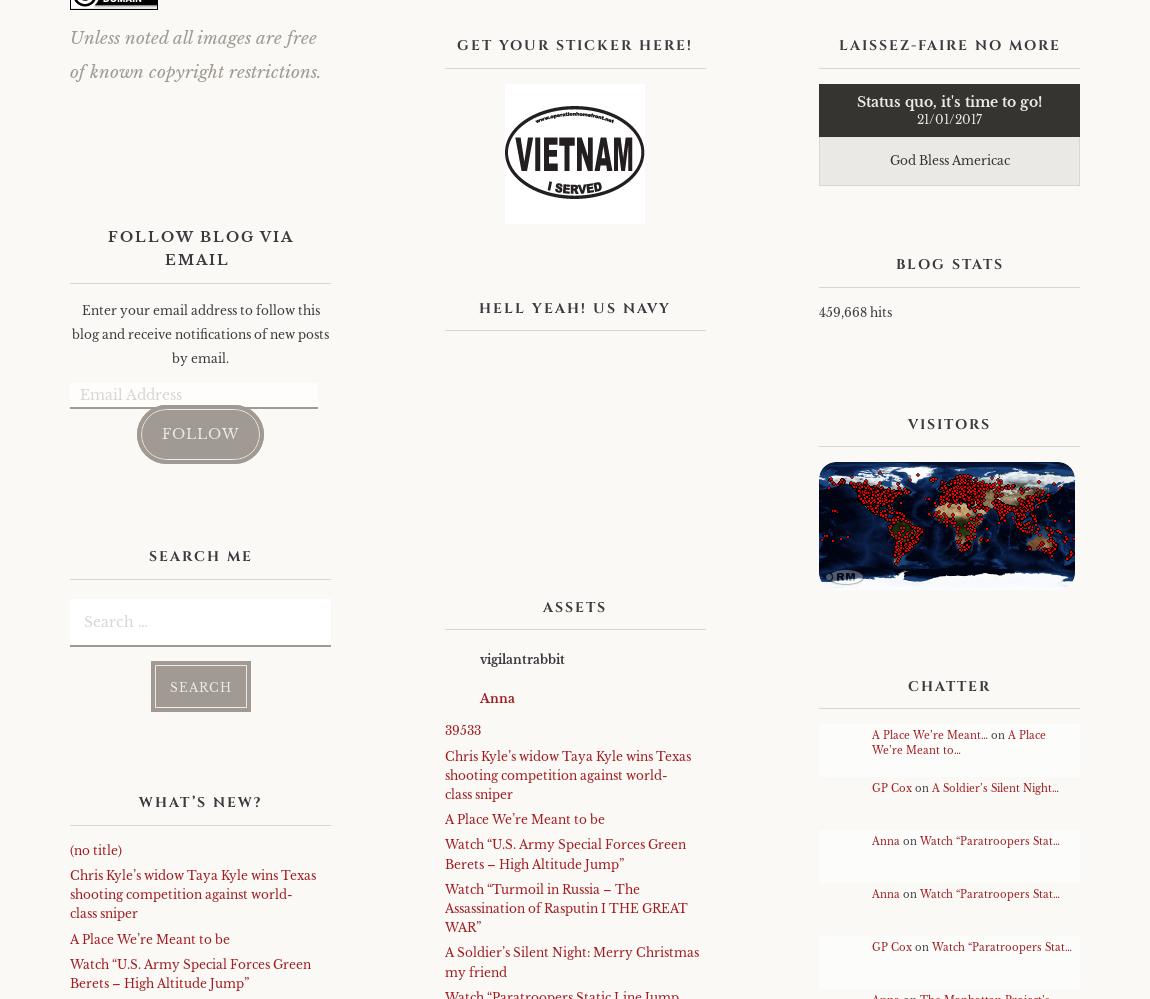  I want to click on 'Hell Yeah! US Navy', so click(575, 306).